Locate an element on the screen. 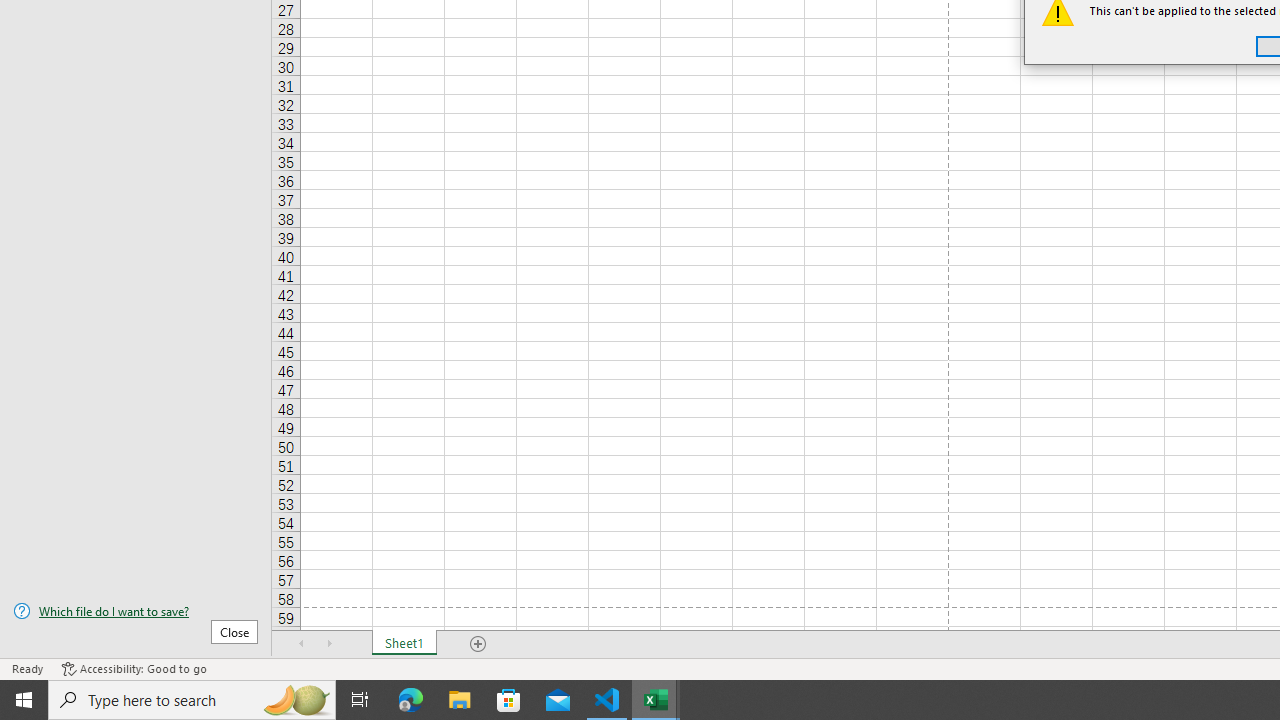 The height and width of the screenshot is (720, 1280). 'Scroll Left' is located at coordinates (301, 644).